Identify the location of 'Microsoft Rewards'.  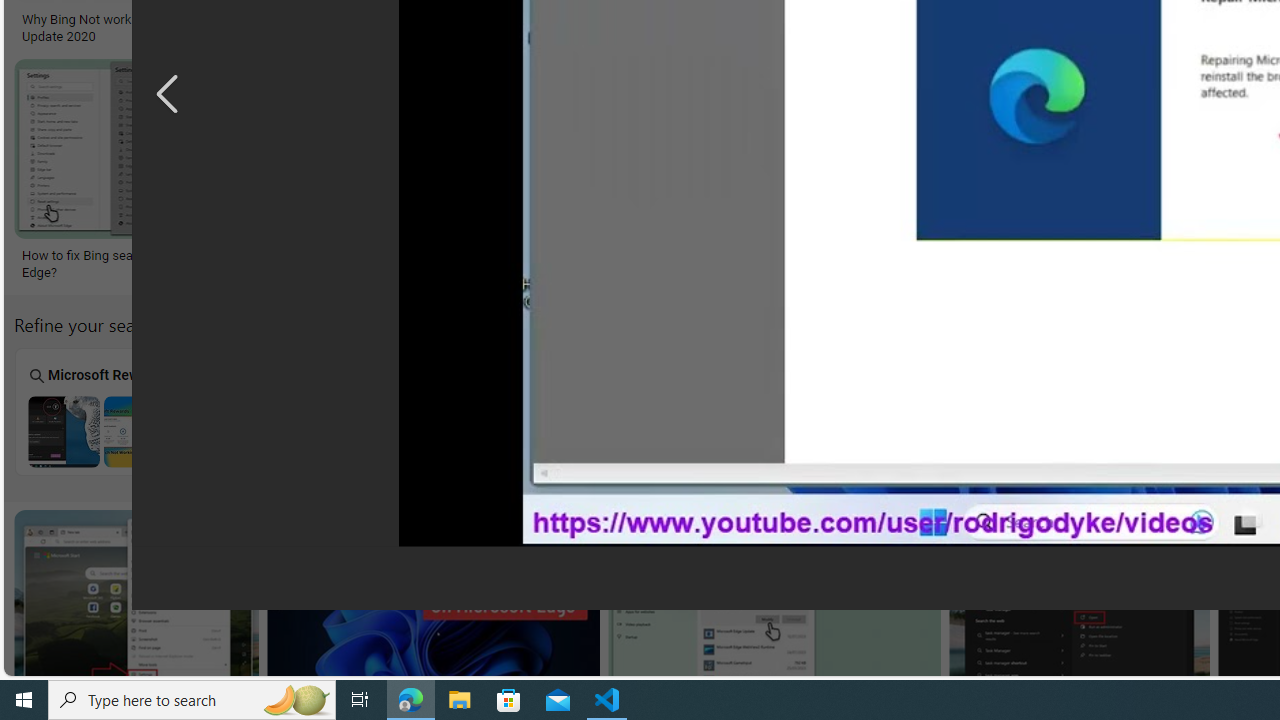
(100, 410).